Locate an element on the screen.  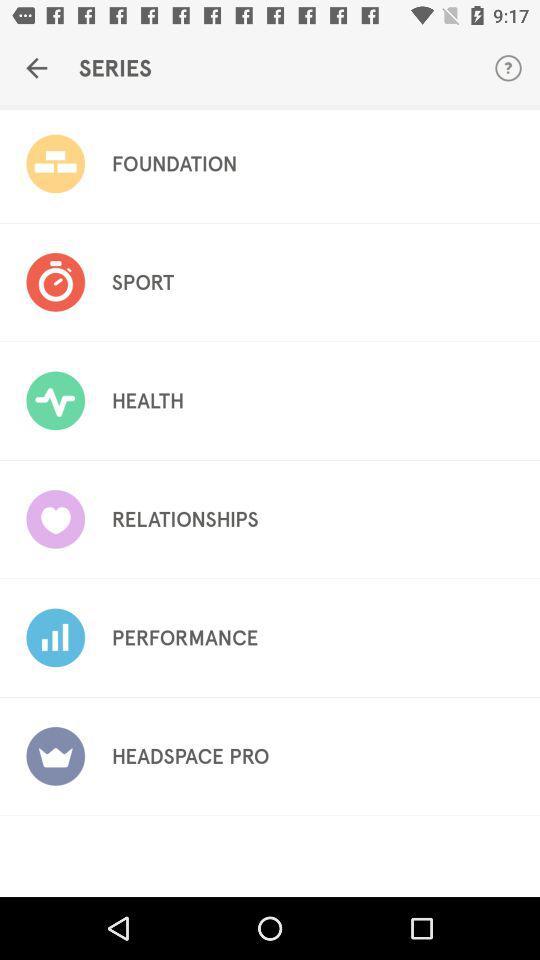
the icon to the left of the series is located at coordinates (36, 68).